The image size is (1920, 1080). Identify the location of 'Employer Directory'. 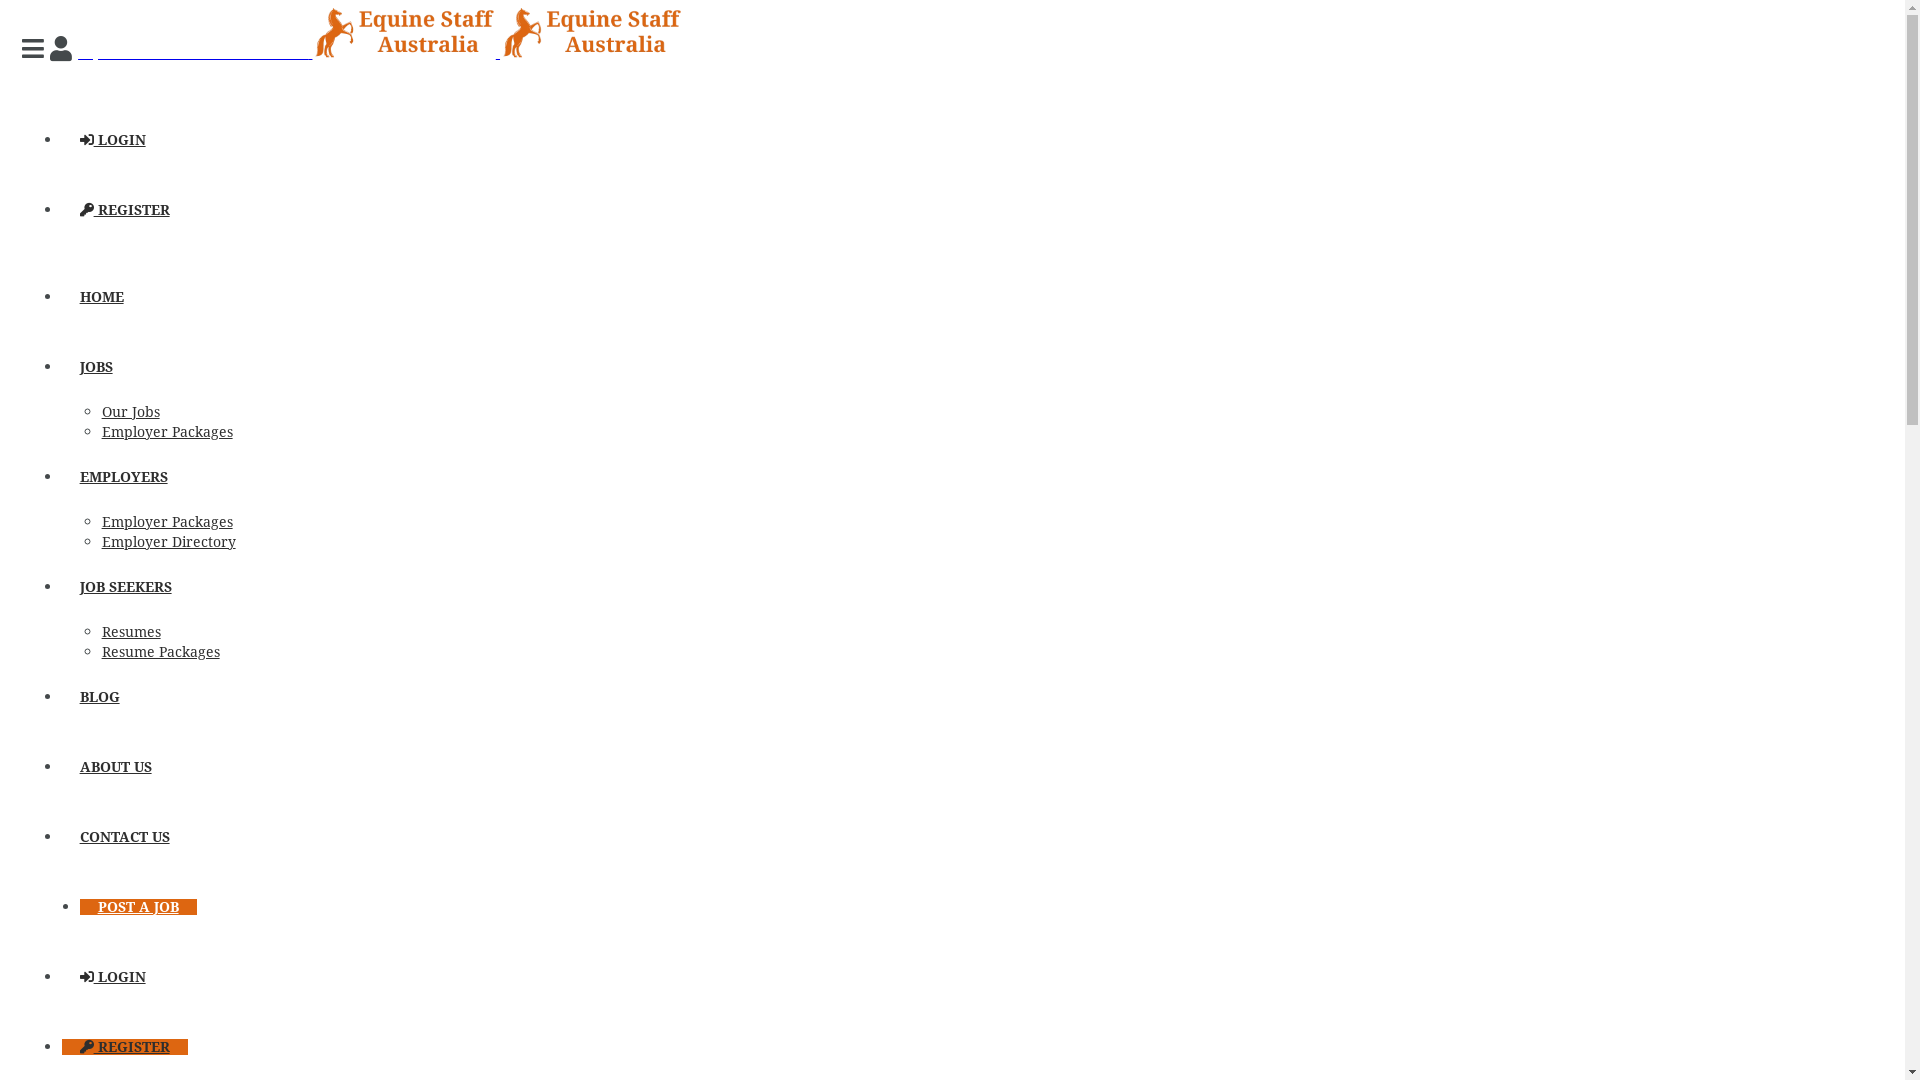
(168, 542).